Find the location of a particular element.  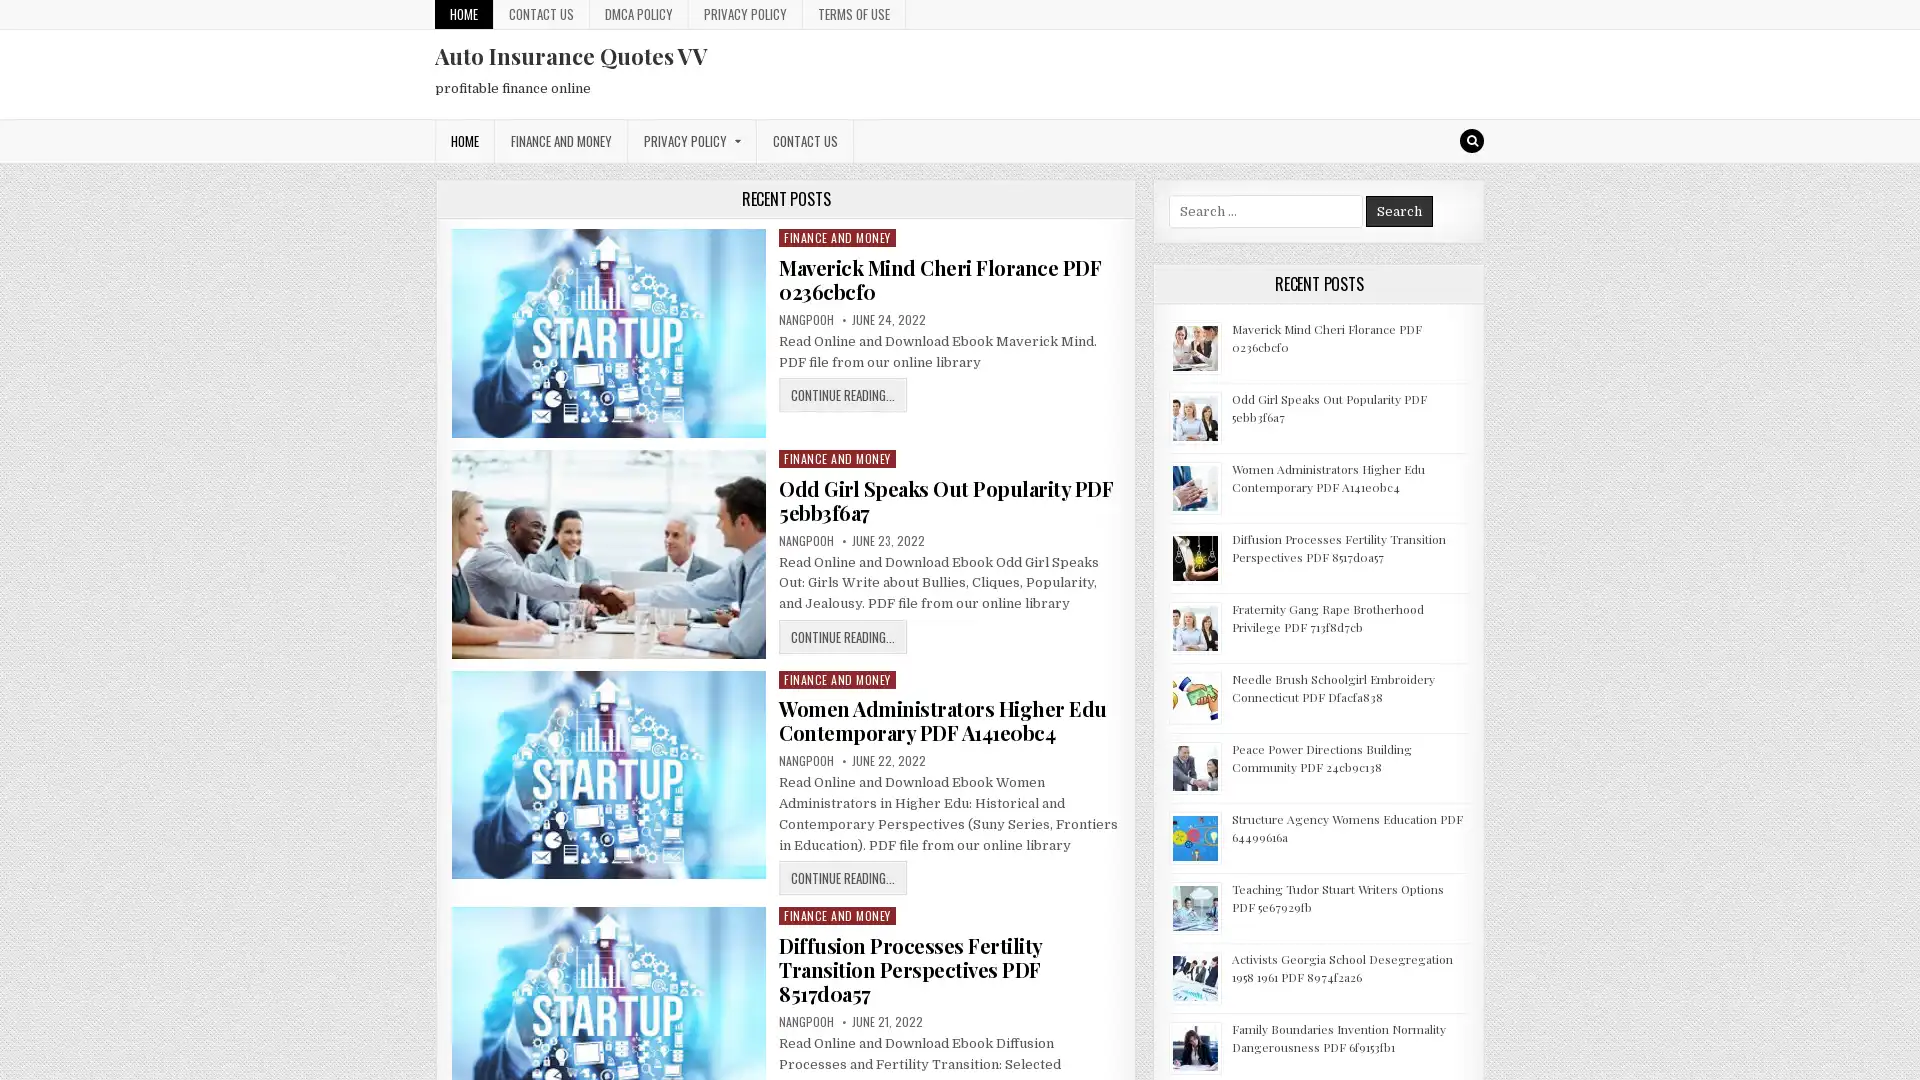

Search is located at coordinates (1398, 211).